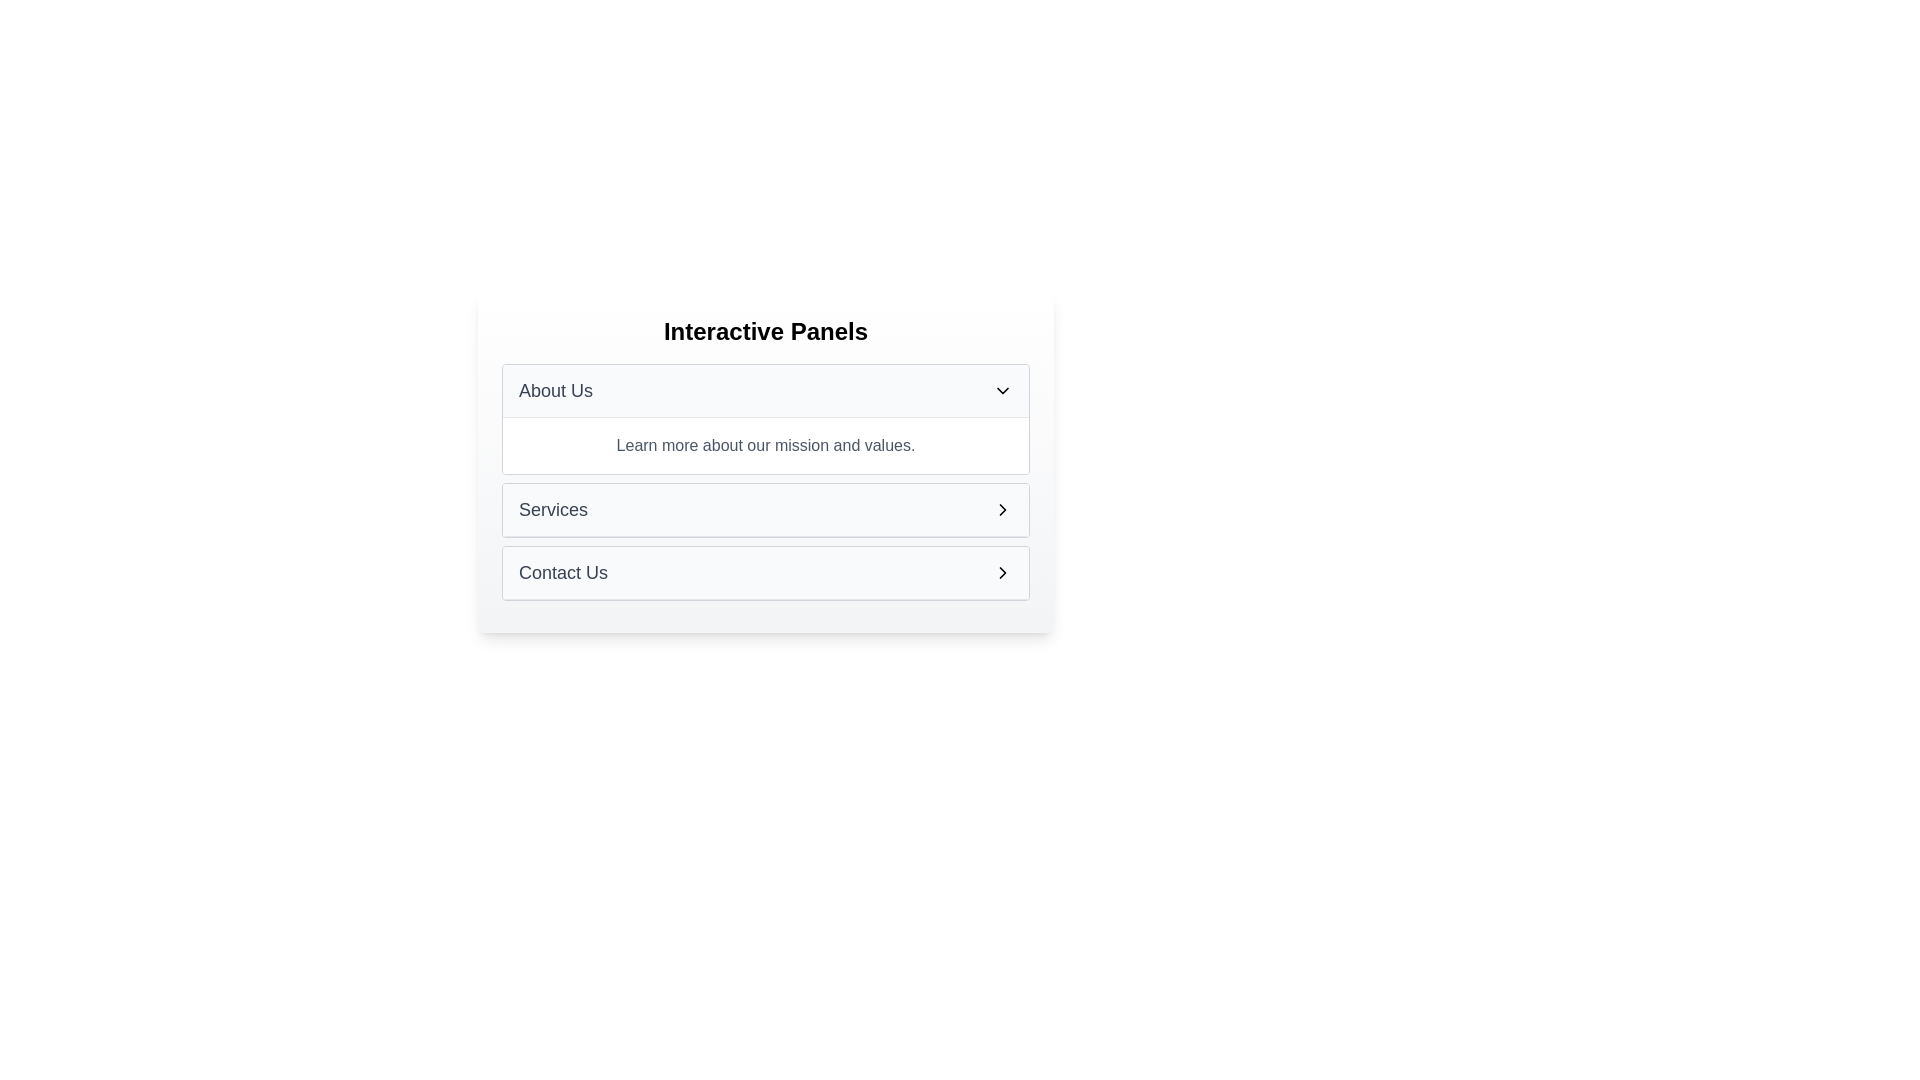 The width and height of the screenshot is (1920, 1080). Describe the element at coordinates (1003, 508) in the screenshot. I see `the icon positioned at the extreme right end of the 'Services' row to expand or navigate to a more detailed section related to 'Services'` at that location.